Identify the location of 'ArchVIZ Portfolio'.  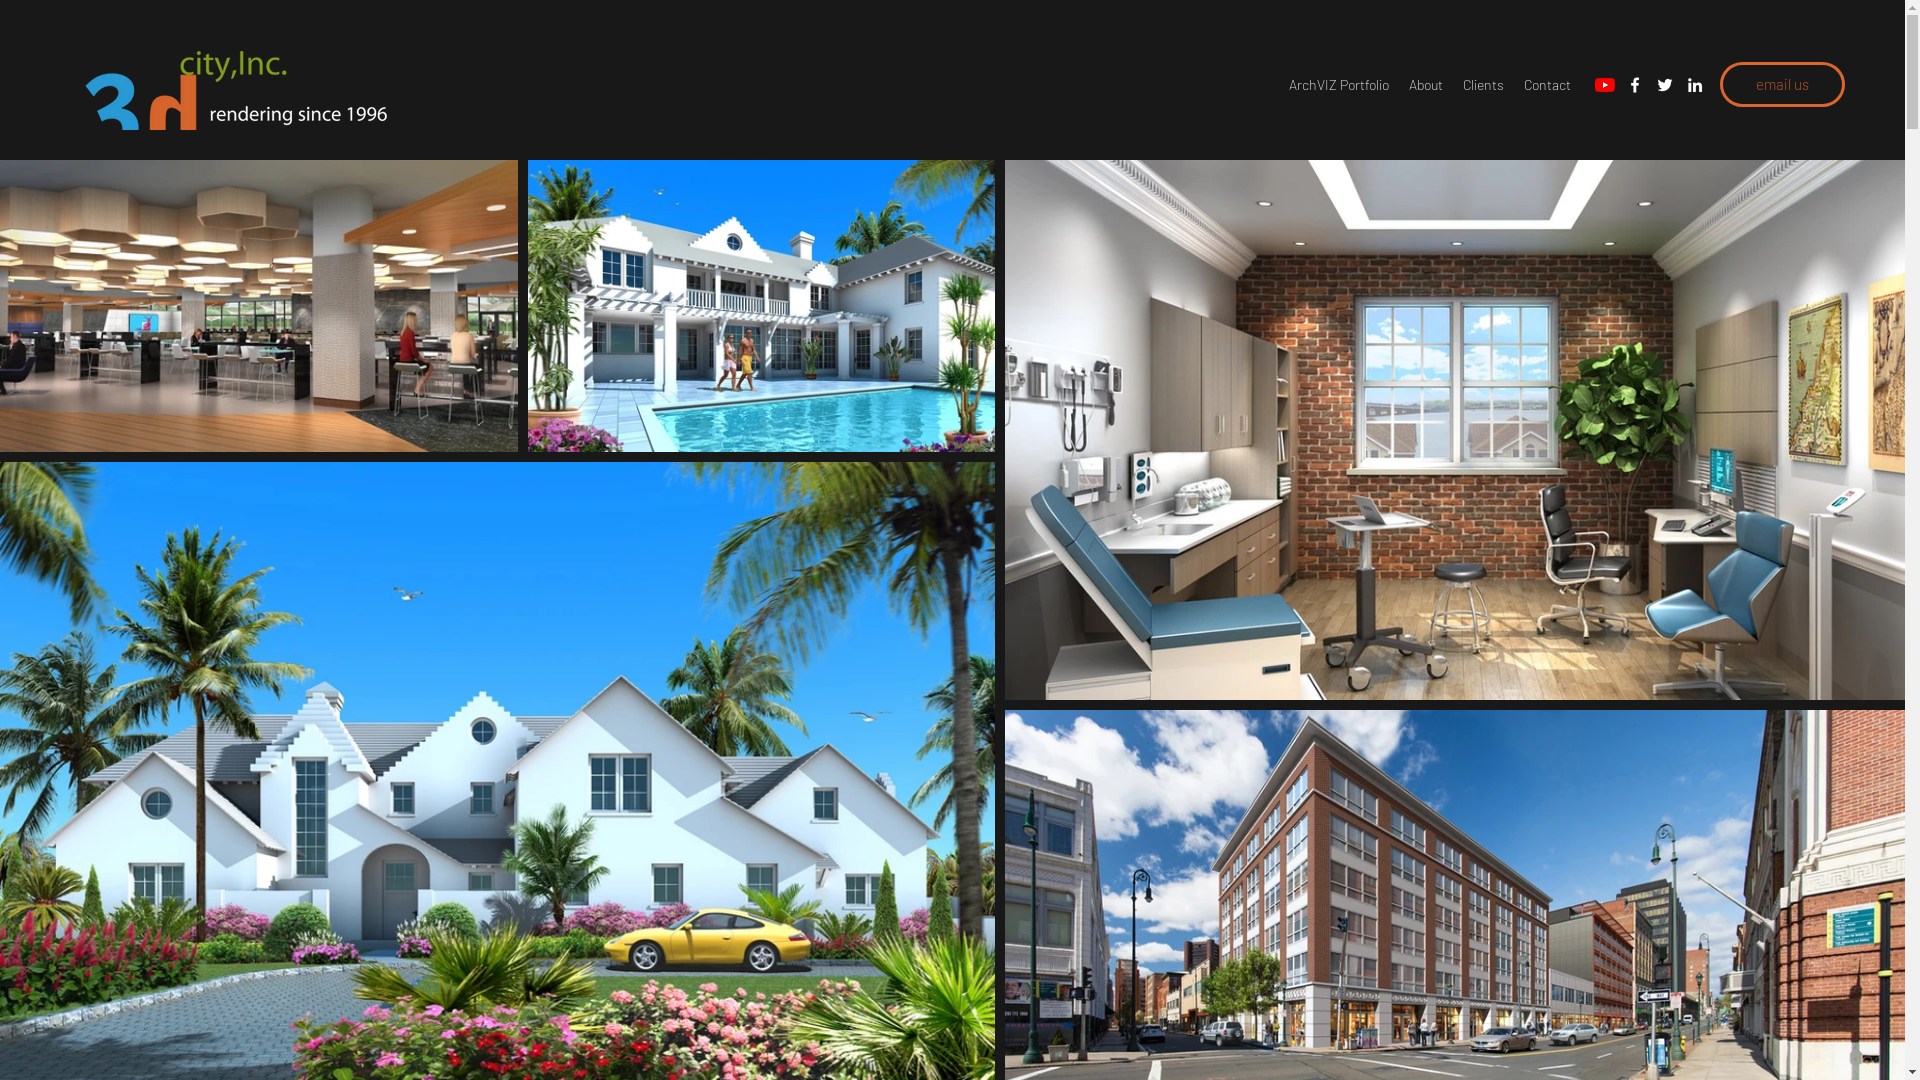
(1339, 83).